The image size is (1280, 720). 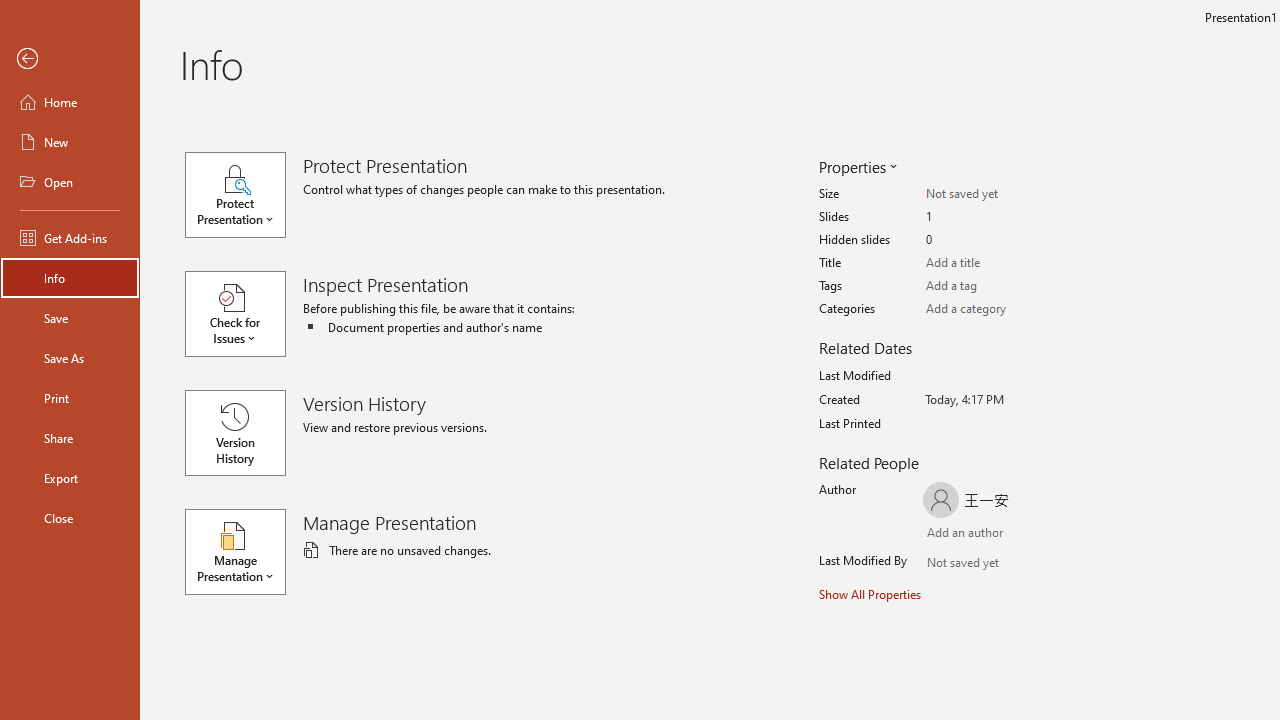 What do you see at coordinates (69, 277) in the screenshot?
I see `'Info'` at bounding box center [69, 277].